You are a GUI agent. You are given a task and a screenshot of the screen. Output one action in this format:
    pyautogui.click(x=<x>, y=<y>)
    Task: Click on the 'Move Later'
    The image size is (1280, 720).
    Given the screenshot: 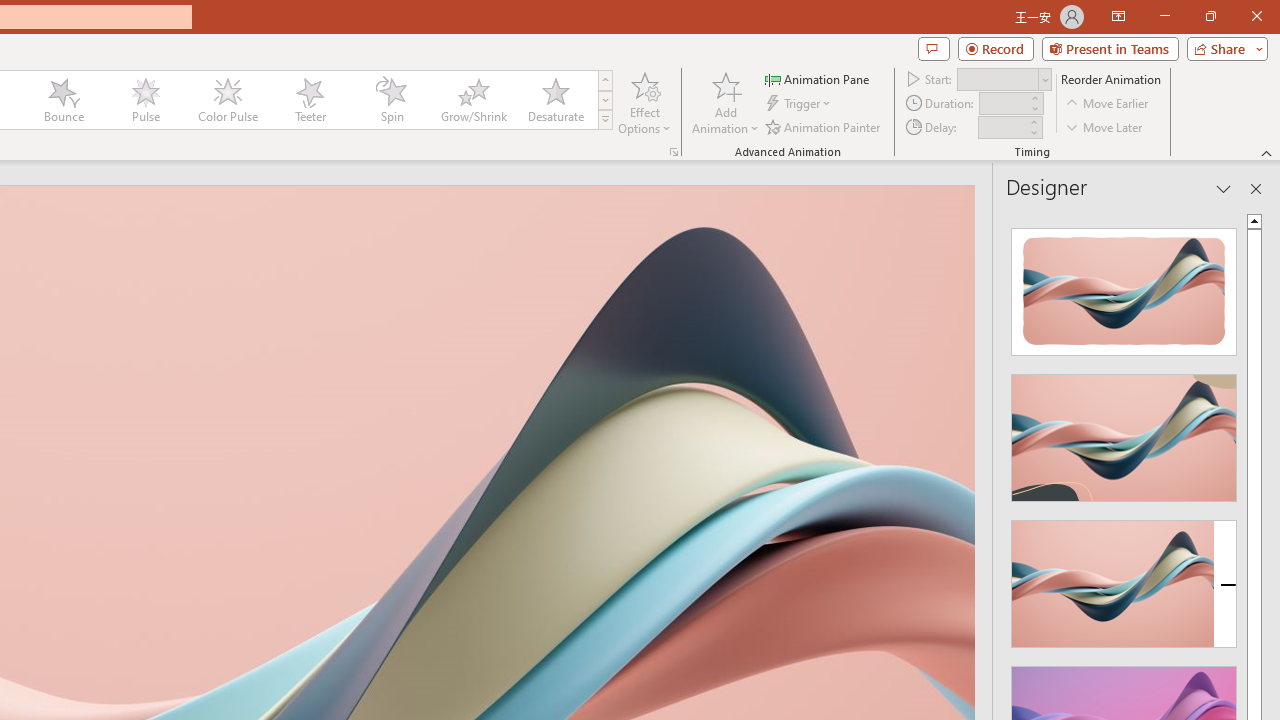 What is the action you would take?
    pyautogui.click(x=1104, y=127)
    